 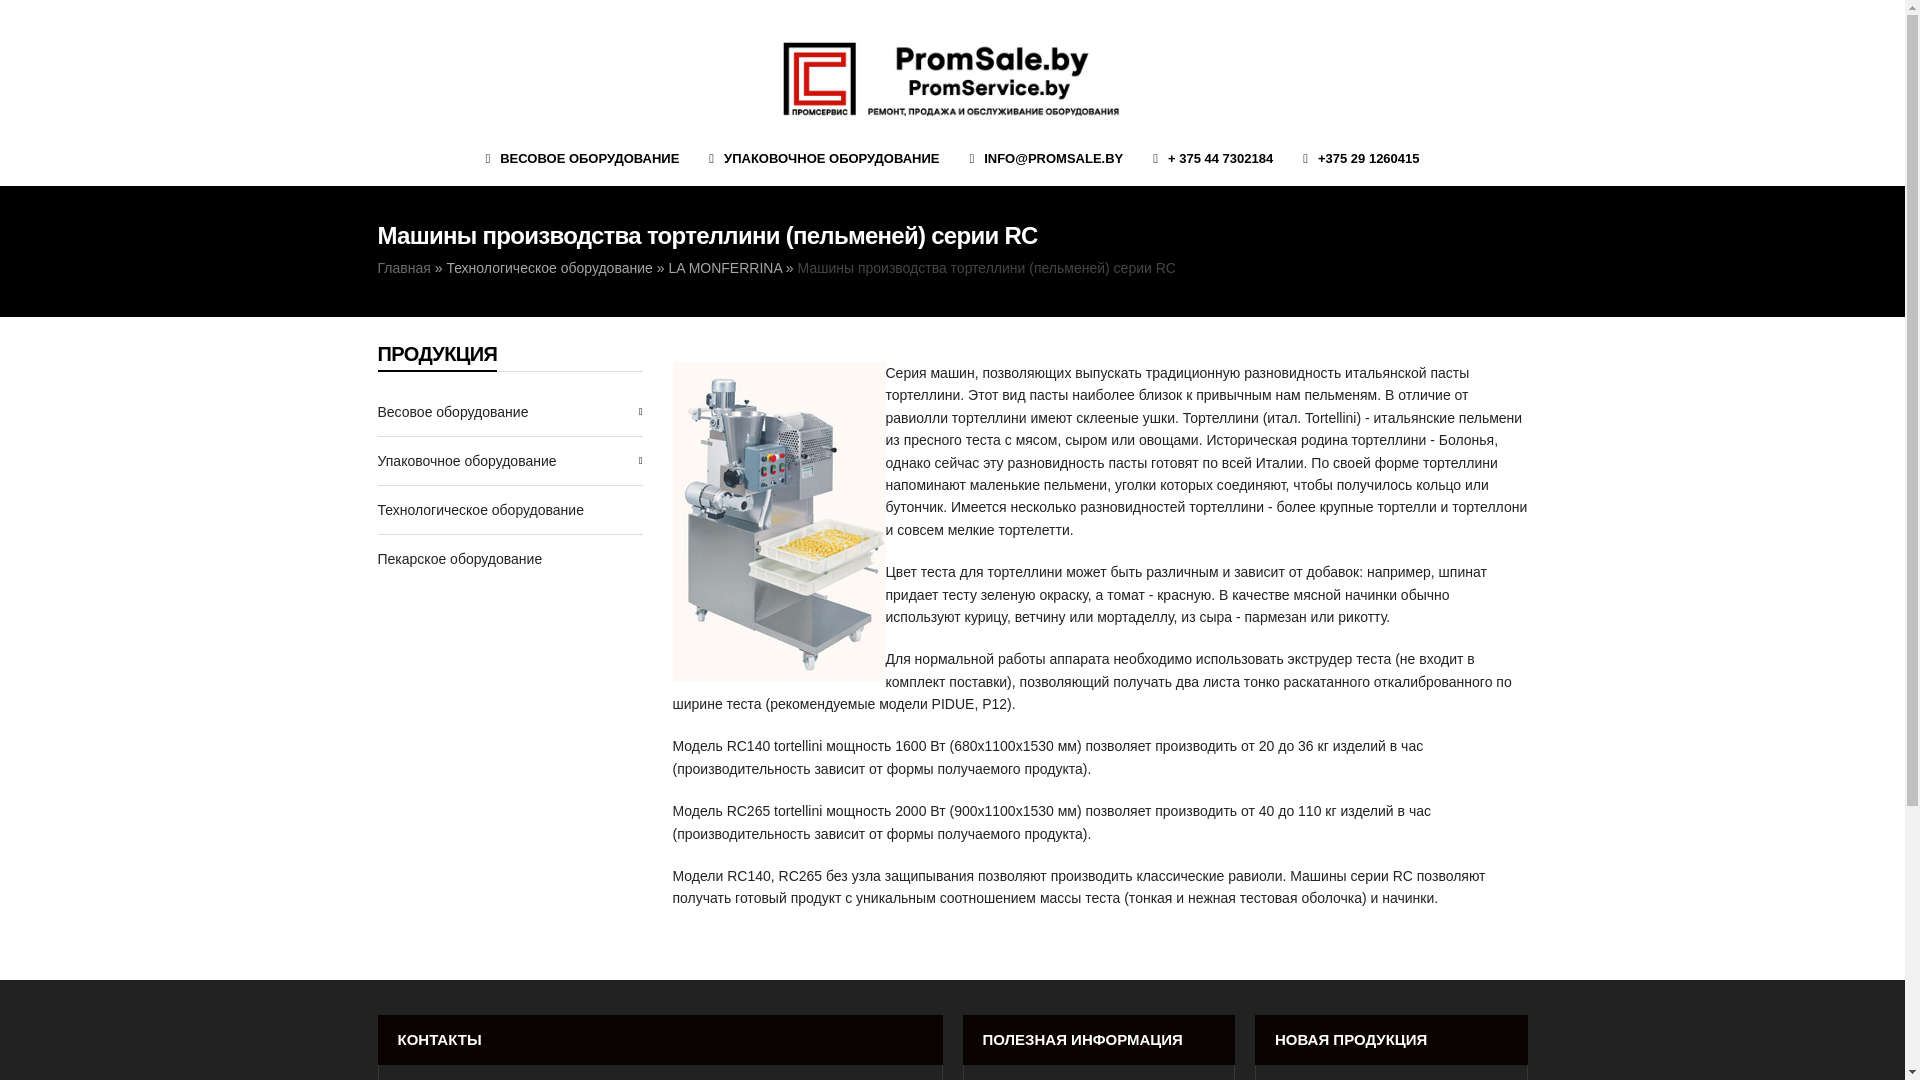 I want to click on 'LA MONFERRINA', so click(x=723, y=266).